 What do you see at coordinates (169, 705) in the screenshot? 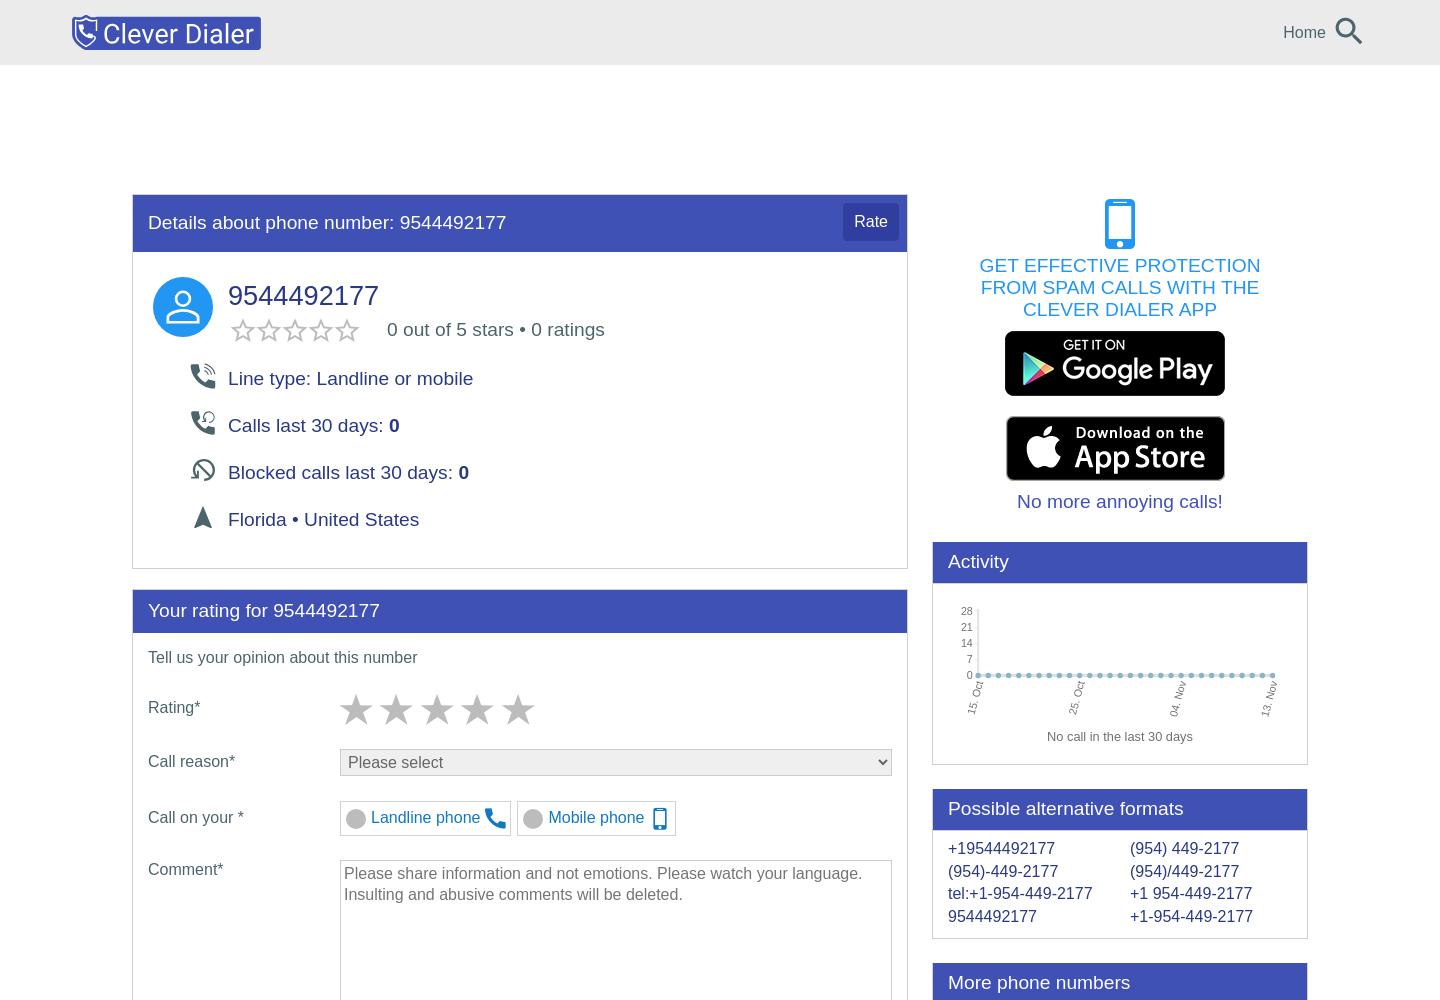
I see `'Rating'` at bounding box center [169, 705].